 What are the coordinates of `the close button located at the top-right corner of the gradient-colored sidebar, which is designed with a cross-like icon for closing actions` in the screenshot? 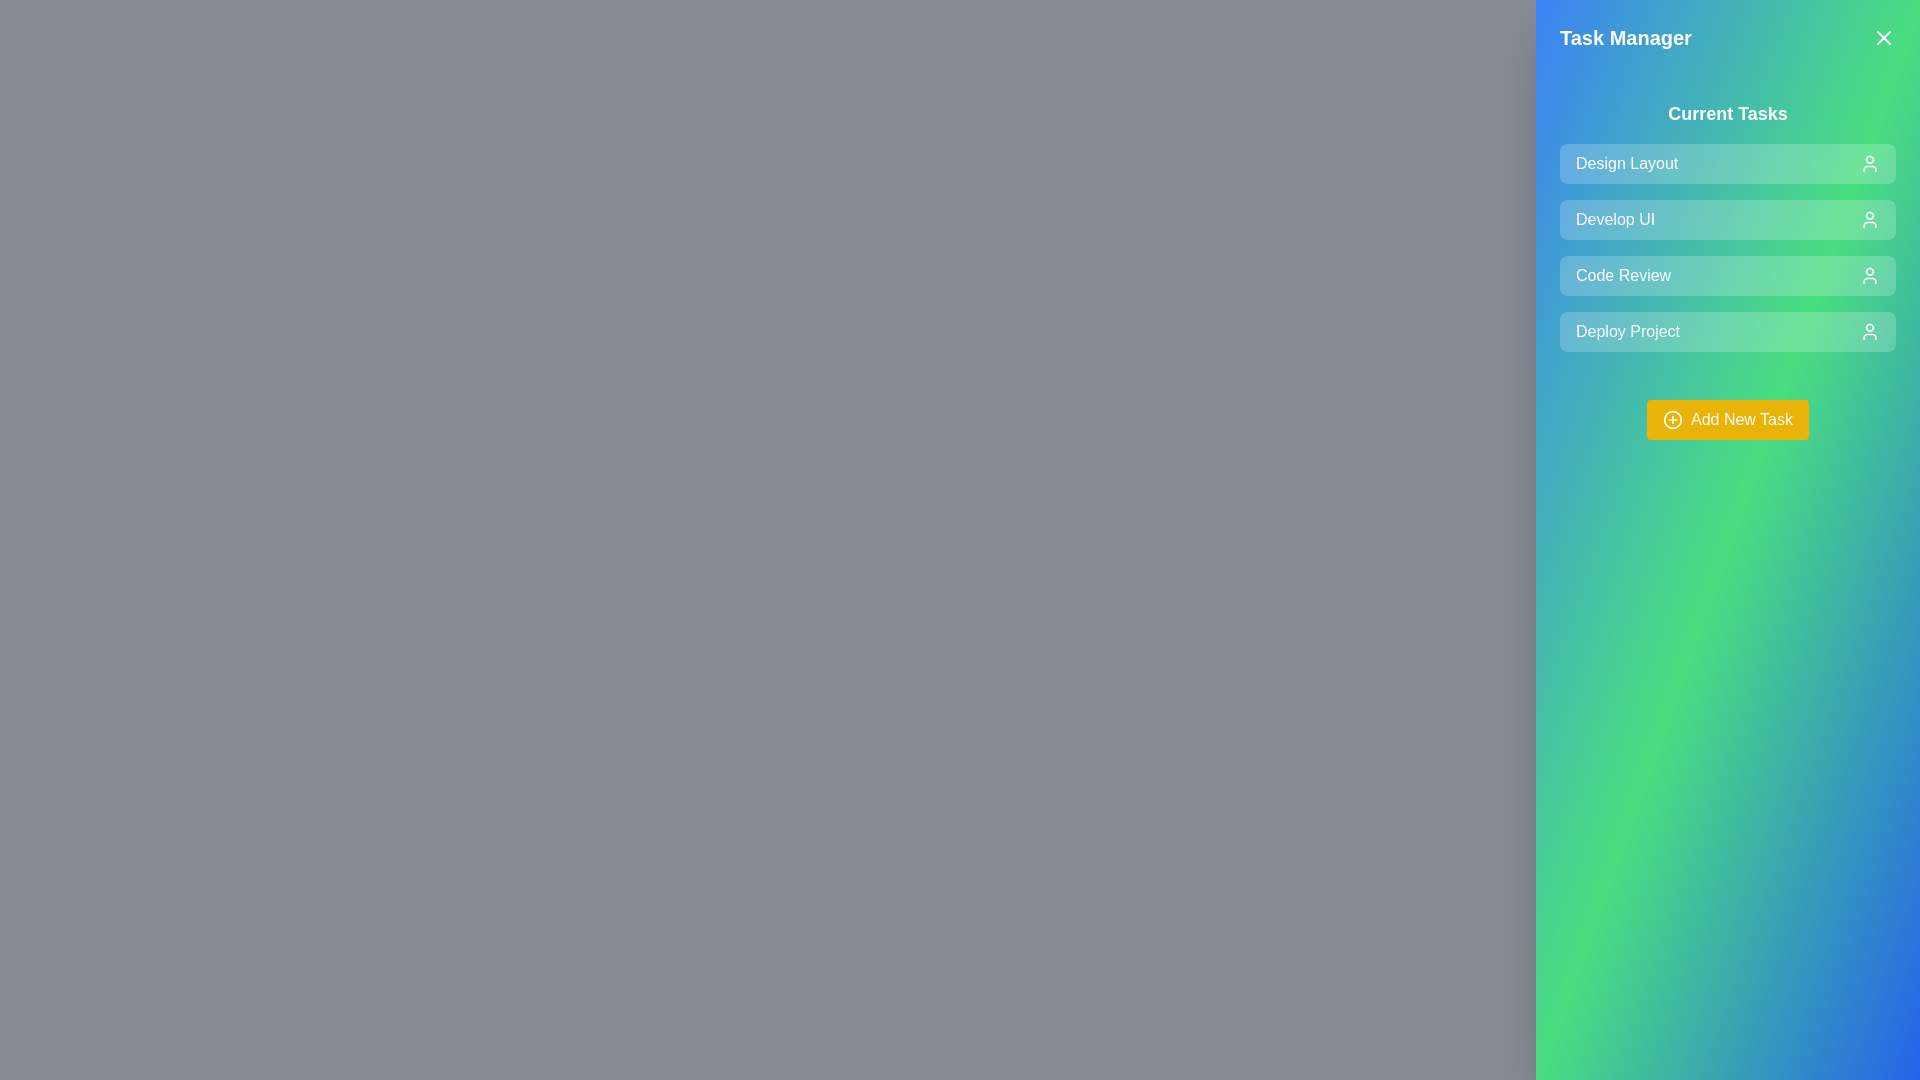 It's located at (1882, 38).